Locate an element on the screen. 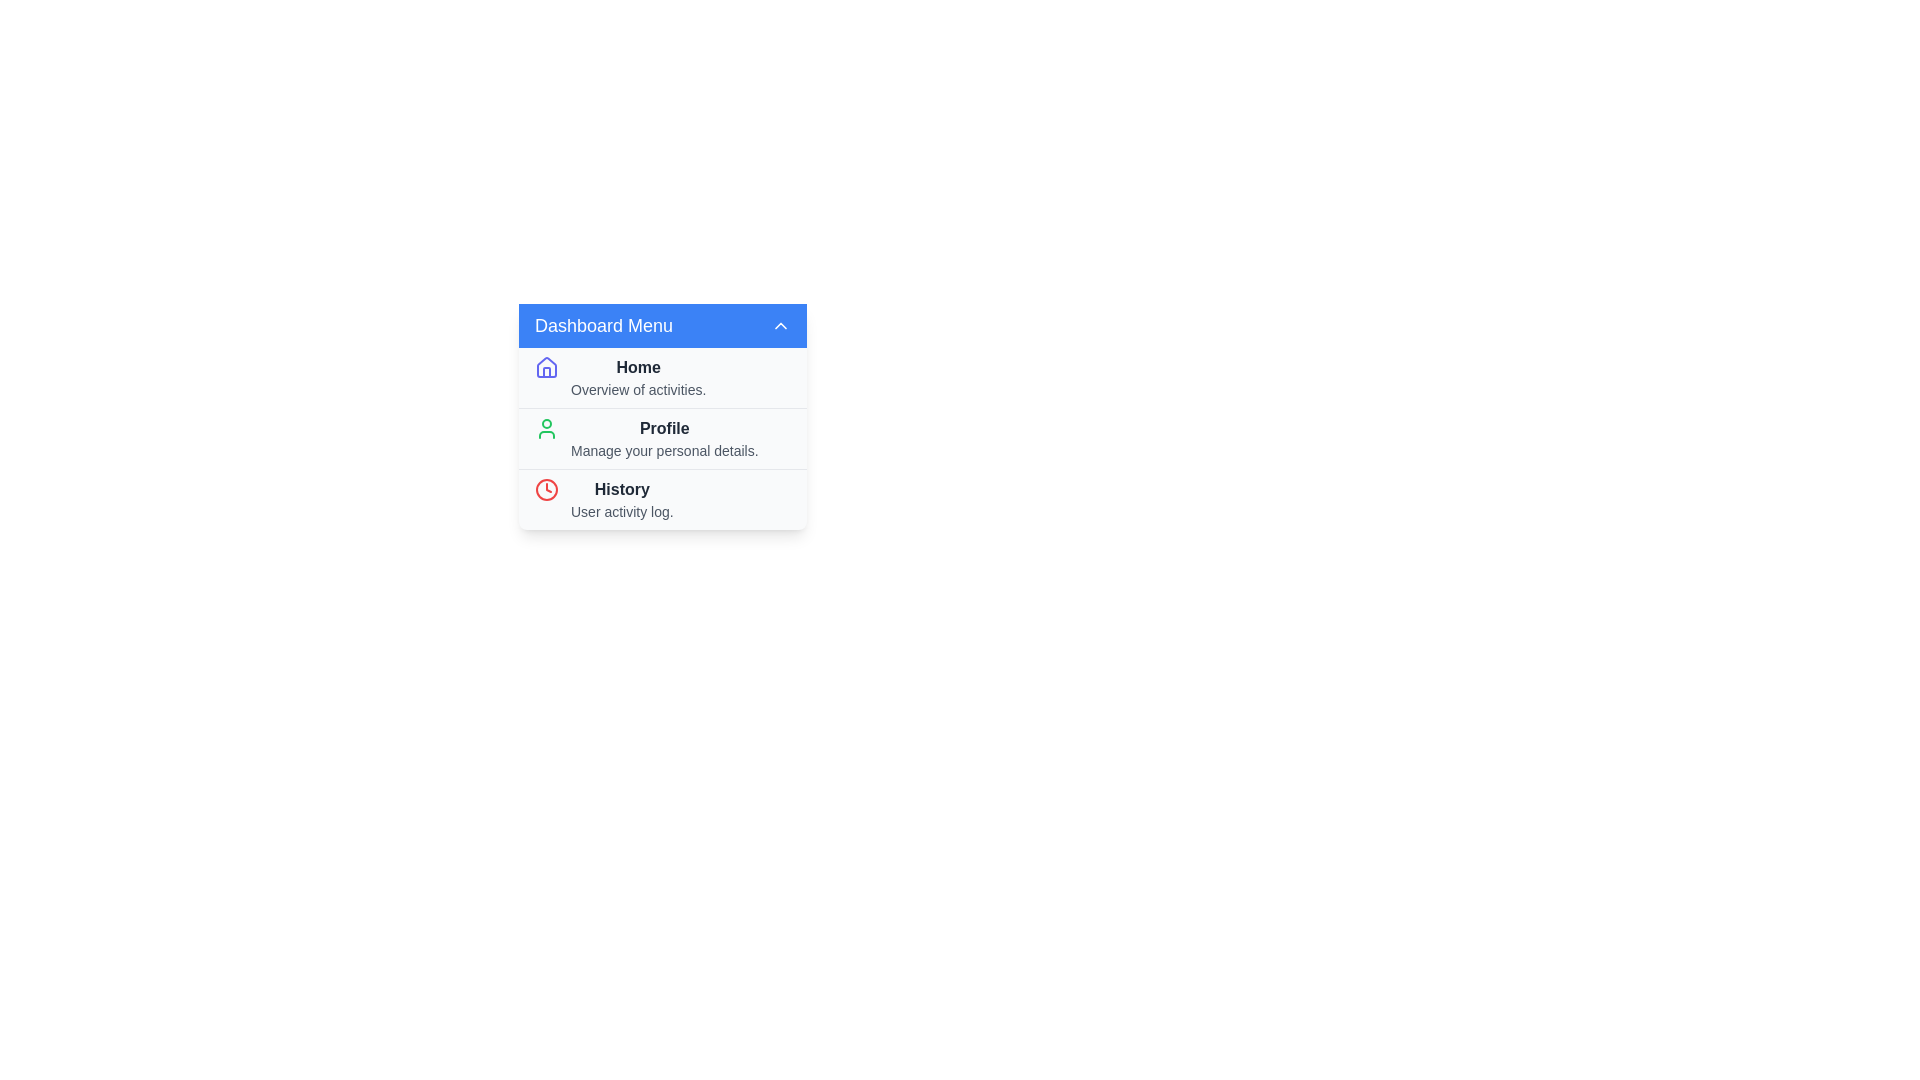  the 'History' menu item in the sidebar is located at coordinates (662, 497).